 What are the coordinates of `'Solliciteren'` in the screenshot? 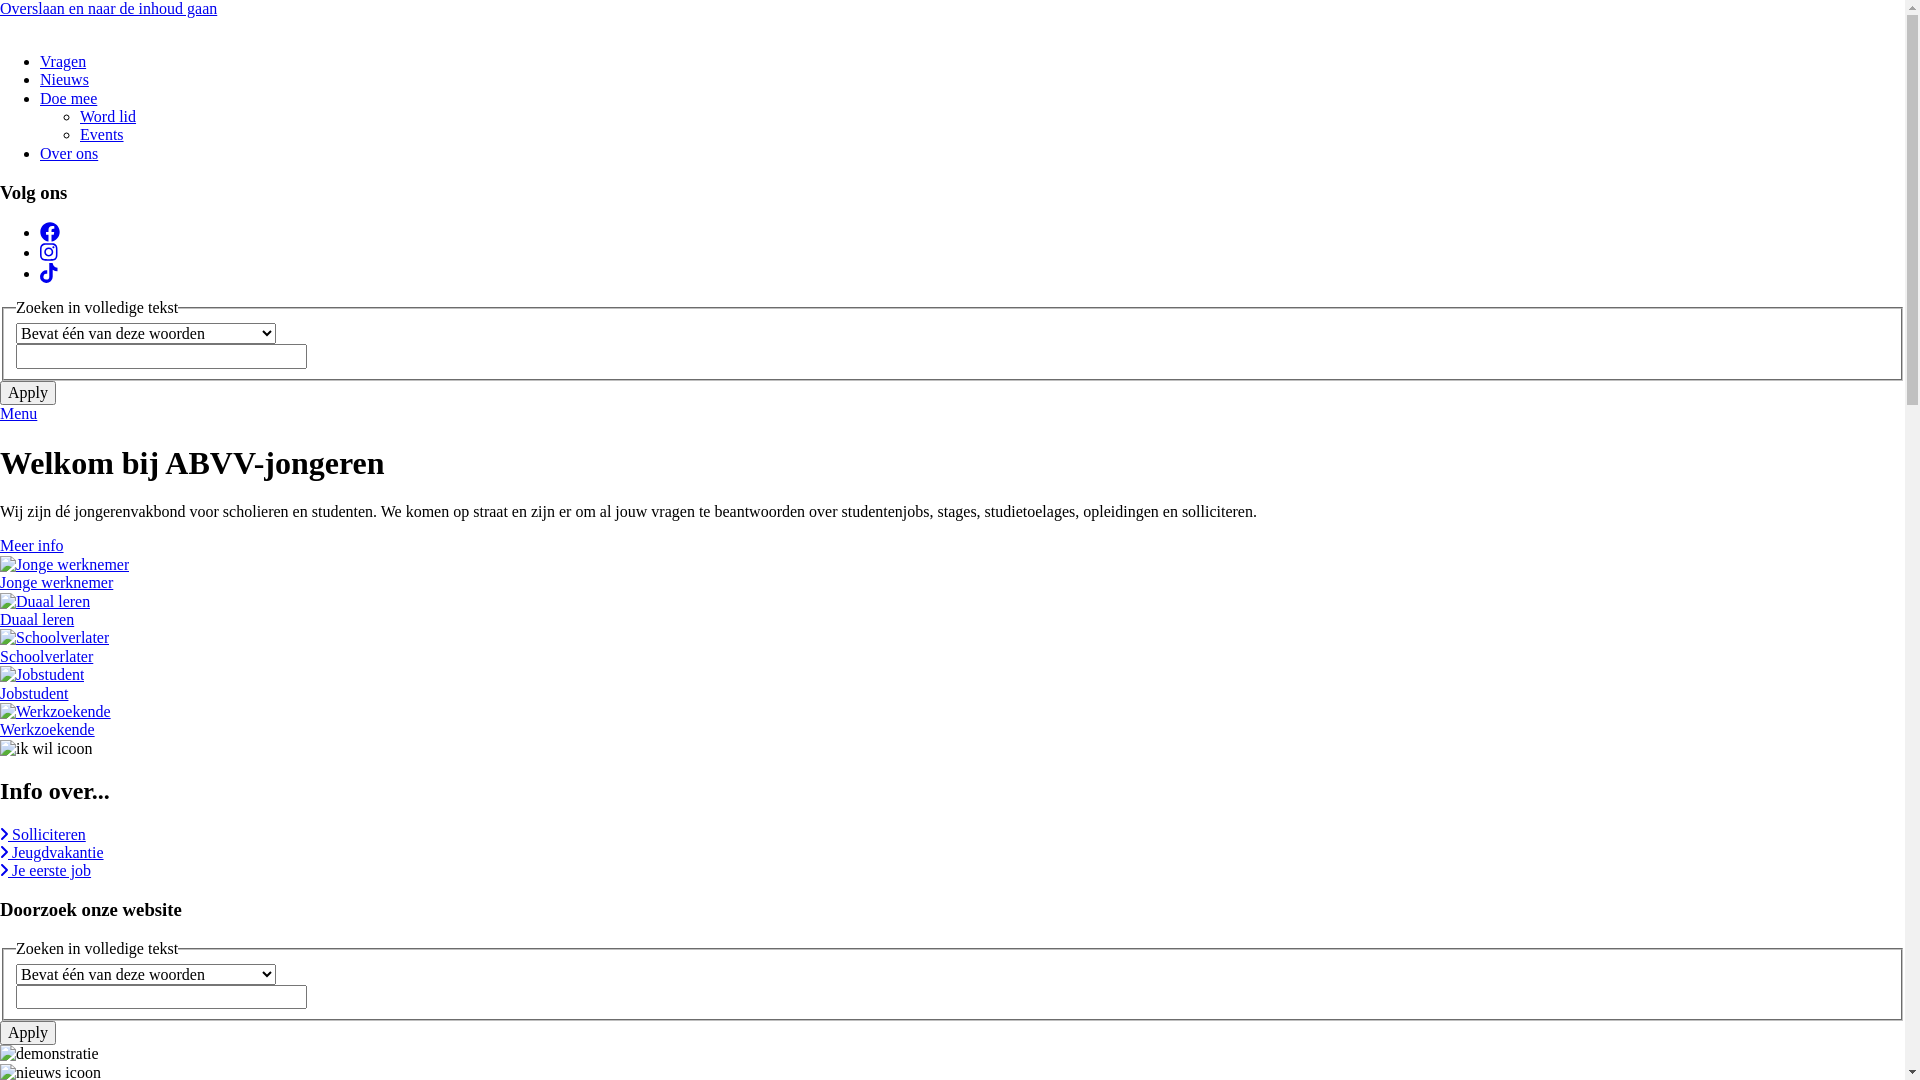 It's located at (43, 834).